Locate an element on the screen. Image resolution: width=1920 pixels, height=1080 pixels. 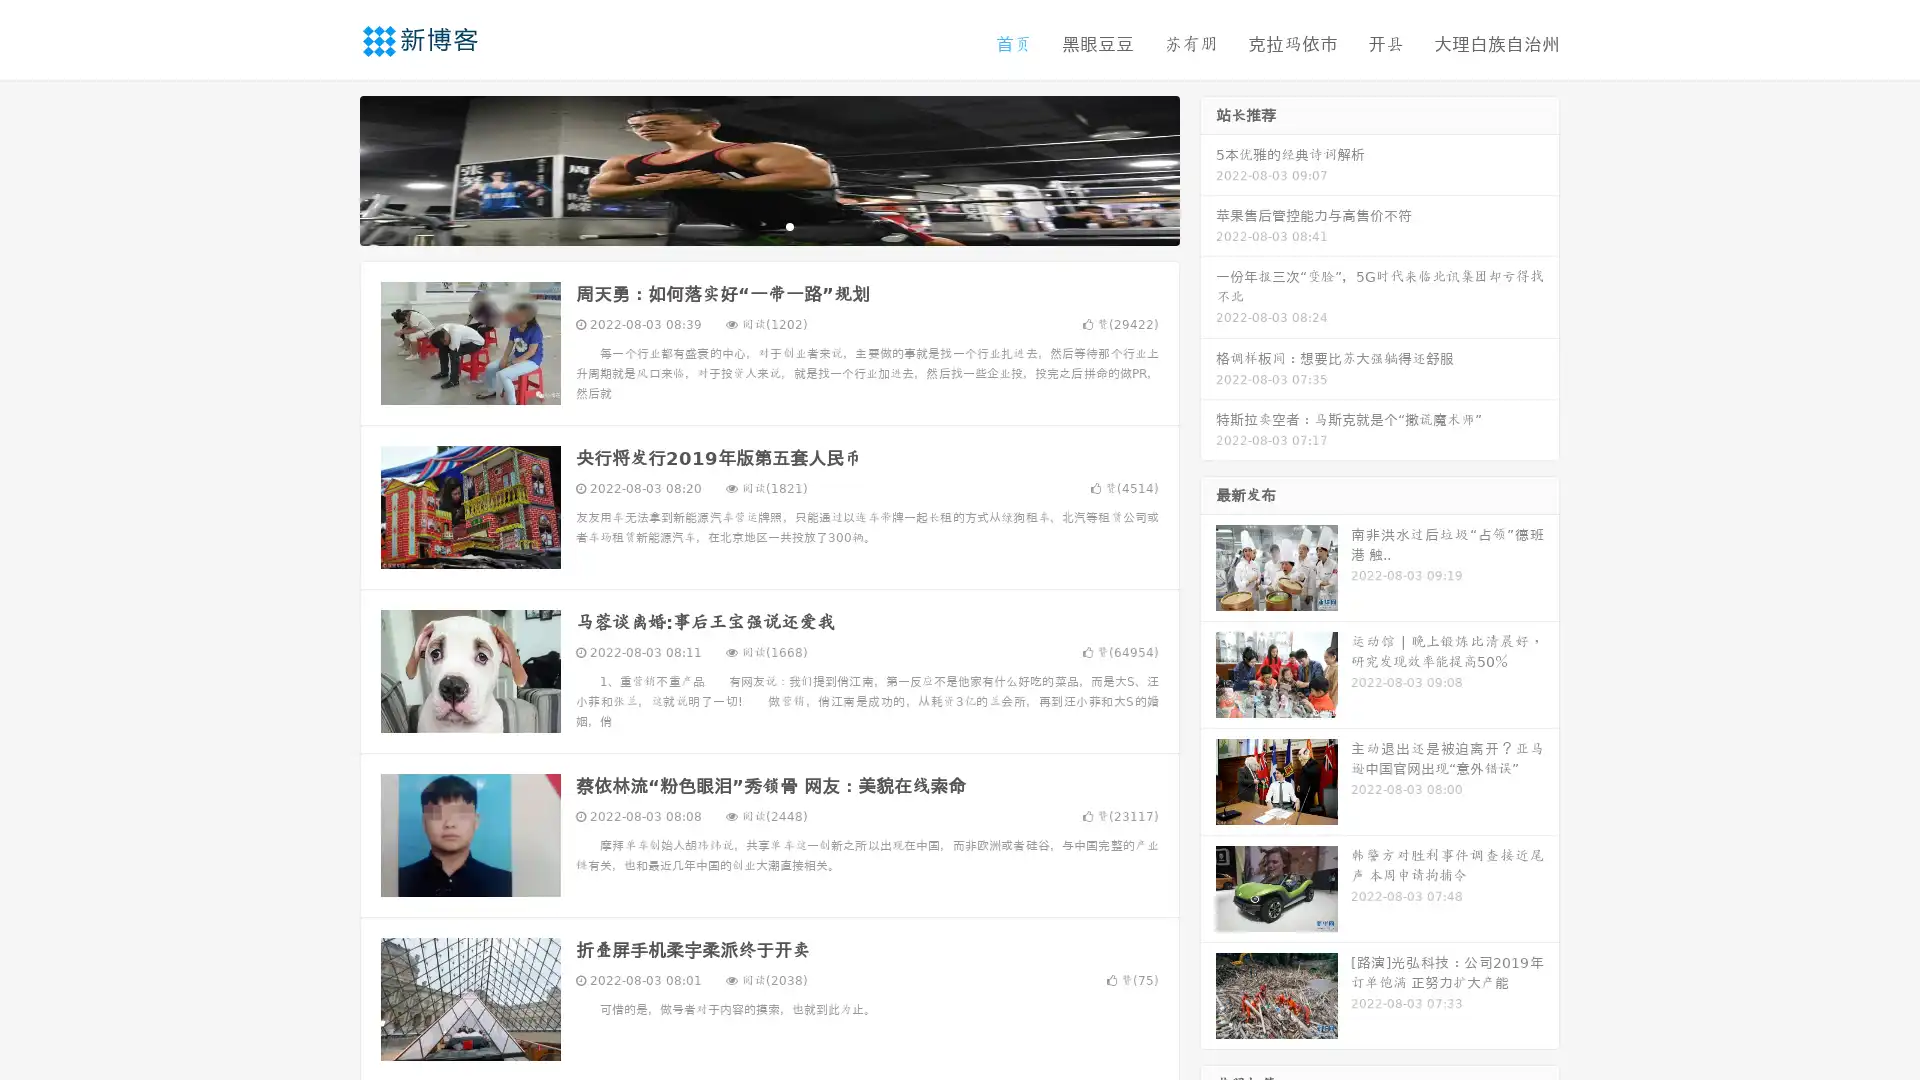
Previous slide is located at coordinates (330, 168).